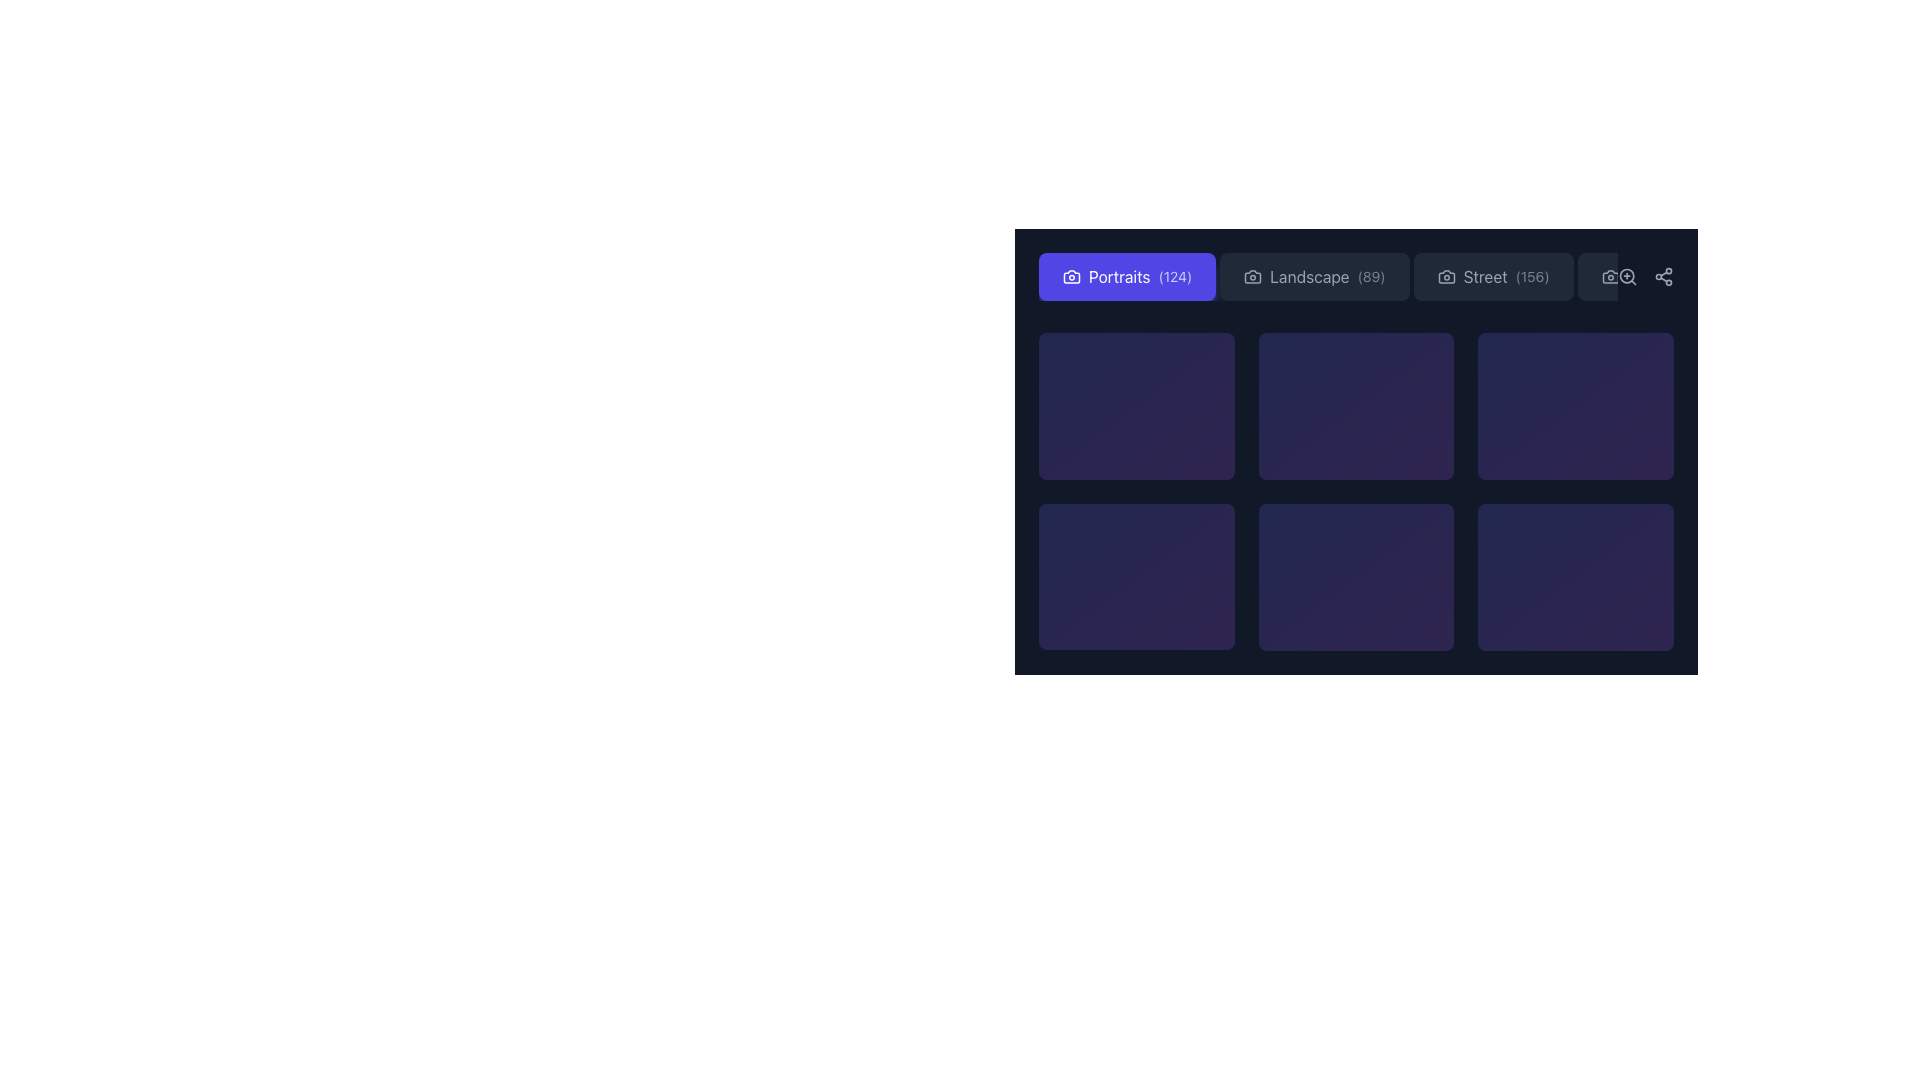  Describe the element at coordinates (1328, 277) in the screenshot. I see `the tab labeled 'Landscape (89)'` at that location.